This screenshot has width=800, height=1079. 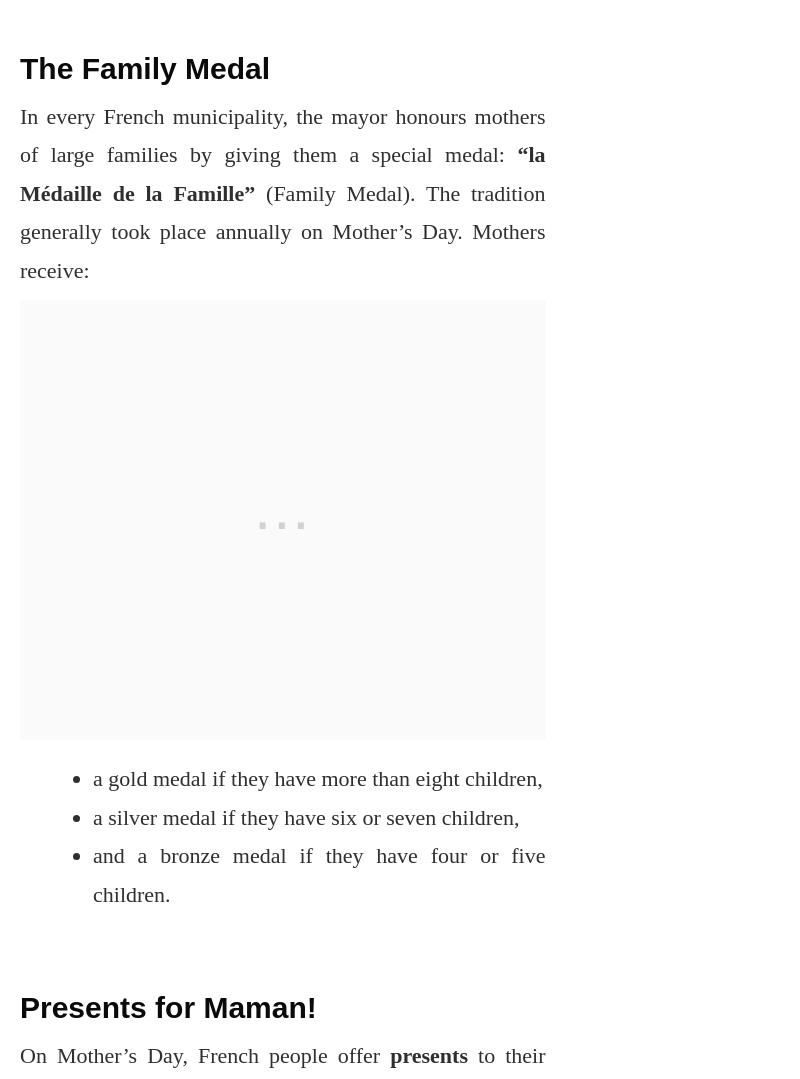 What do you see at coordinates (20, 173) in the screenshot?
I see `'“la Médaille de la Famille”'` at bounding box center [20, 173].